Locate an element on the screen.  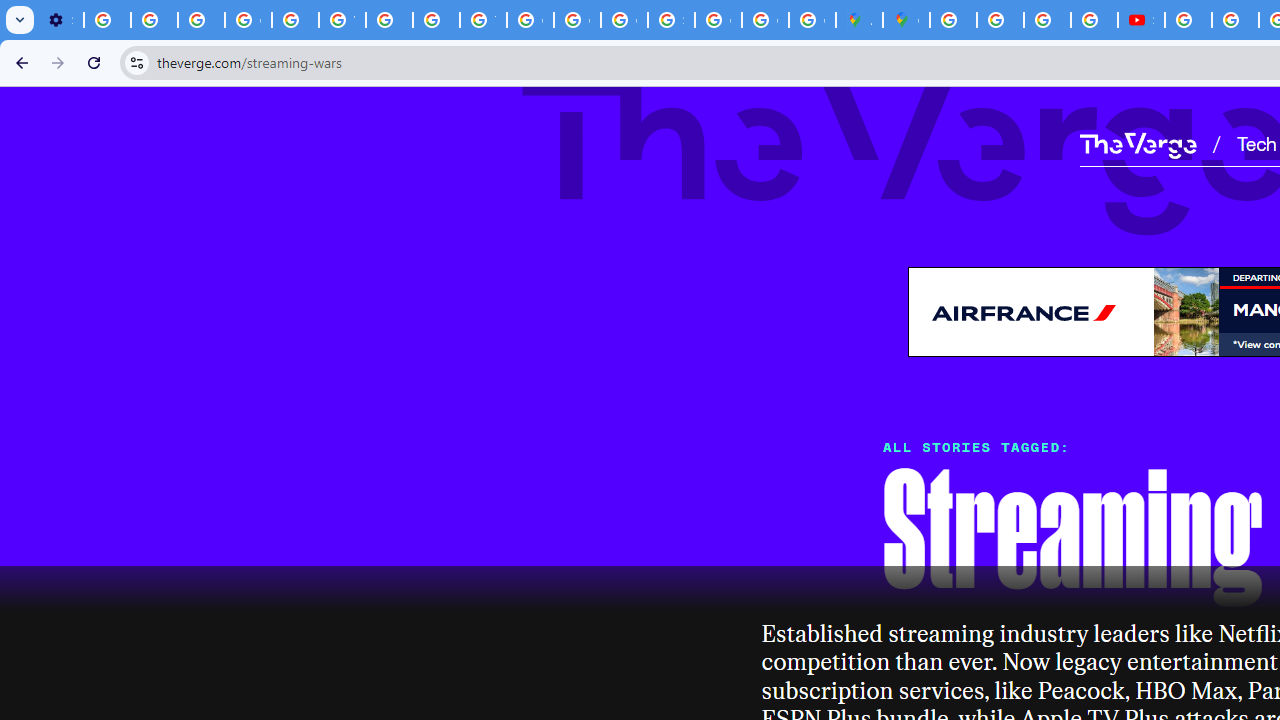
'Tech' is located at coordinates (1255, 141).